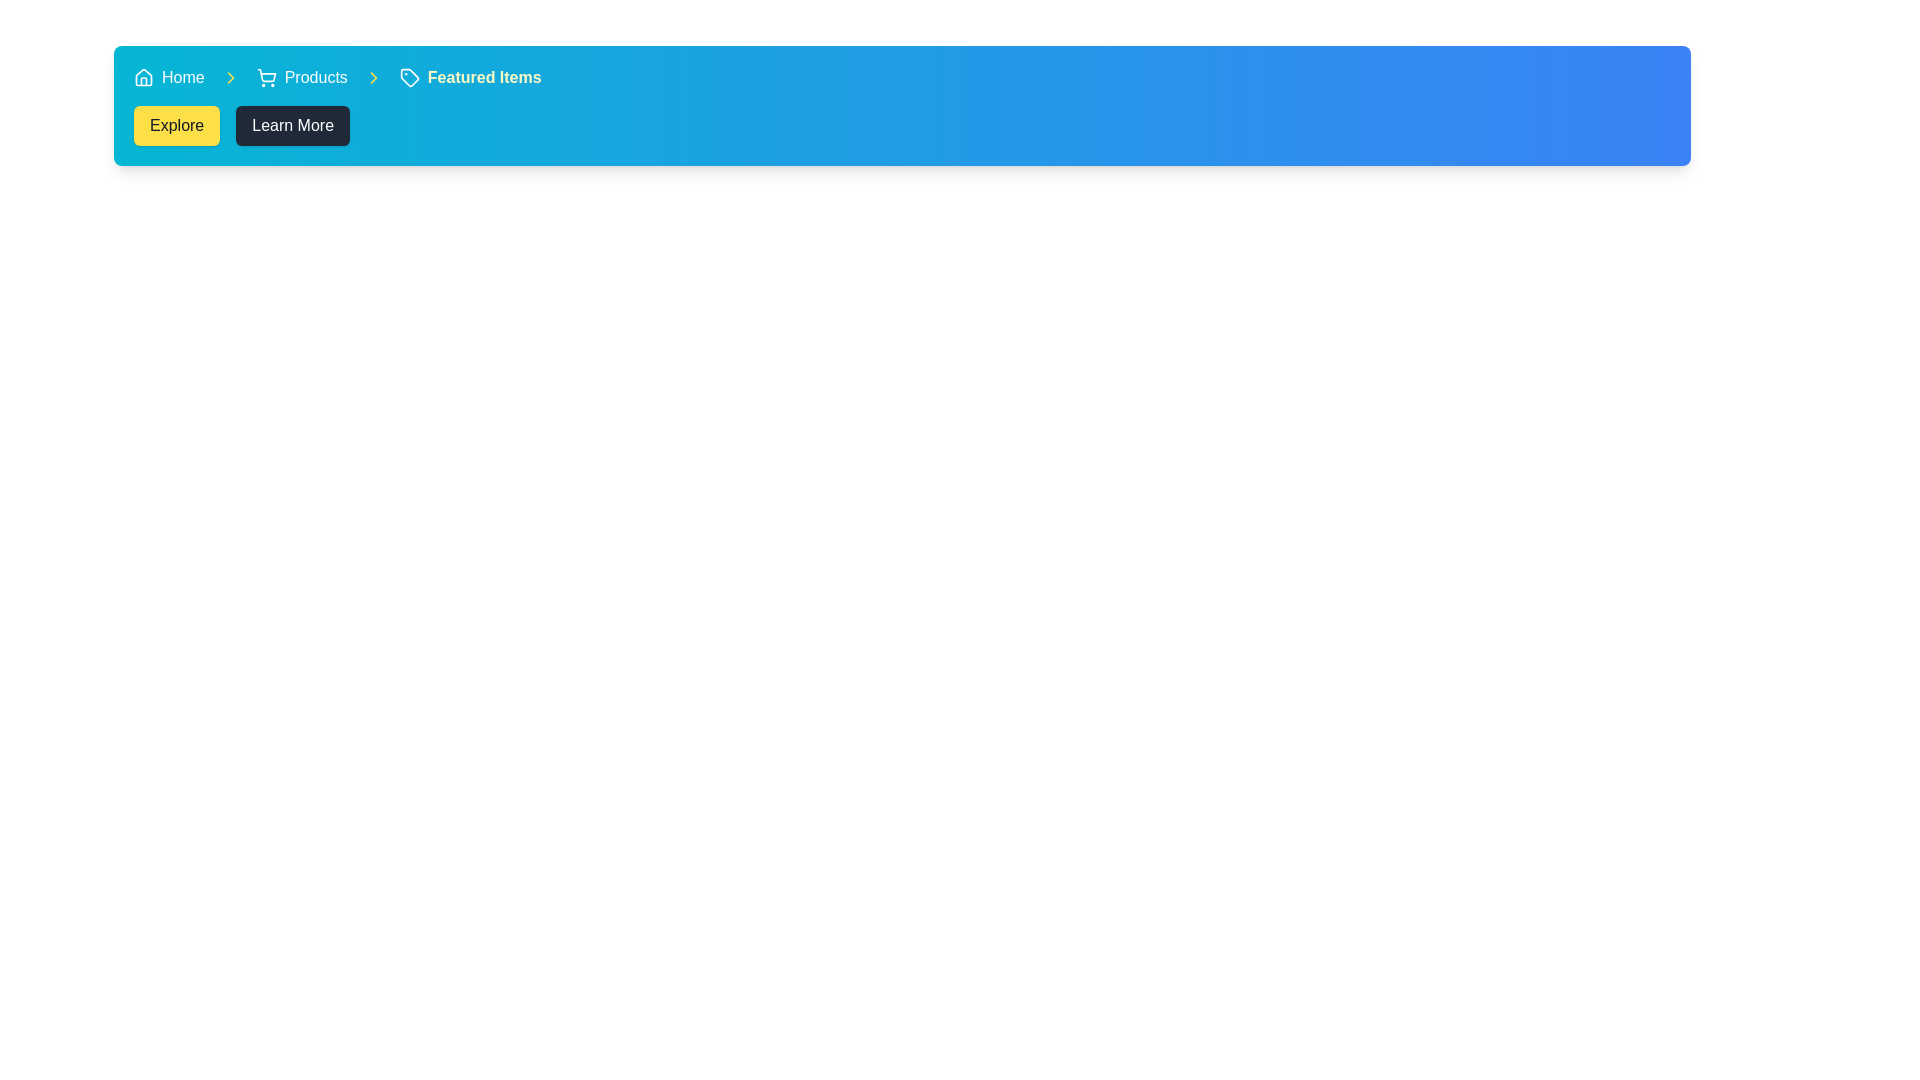 The image size is (1920, 1080). I want to click on the rectangular yellow button with rounded corners labeled 'Explore', so click(177, 126).